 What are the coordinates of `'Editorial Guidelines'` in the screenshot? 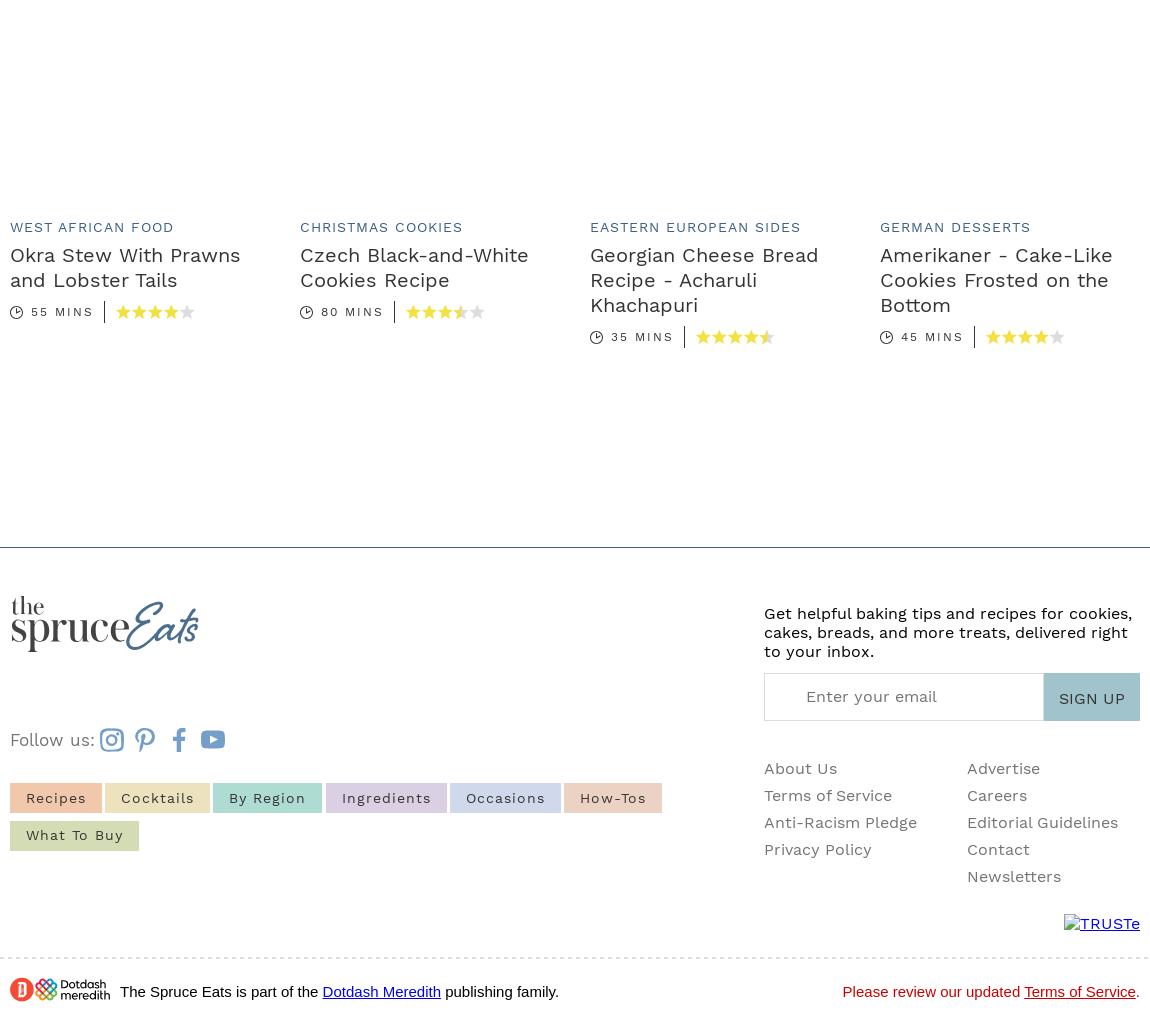 It's located at (1041, 821).